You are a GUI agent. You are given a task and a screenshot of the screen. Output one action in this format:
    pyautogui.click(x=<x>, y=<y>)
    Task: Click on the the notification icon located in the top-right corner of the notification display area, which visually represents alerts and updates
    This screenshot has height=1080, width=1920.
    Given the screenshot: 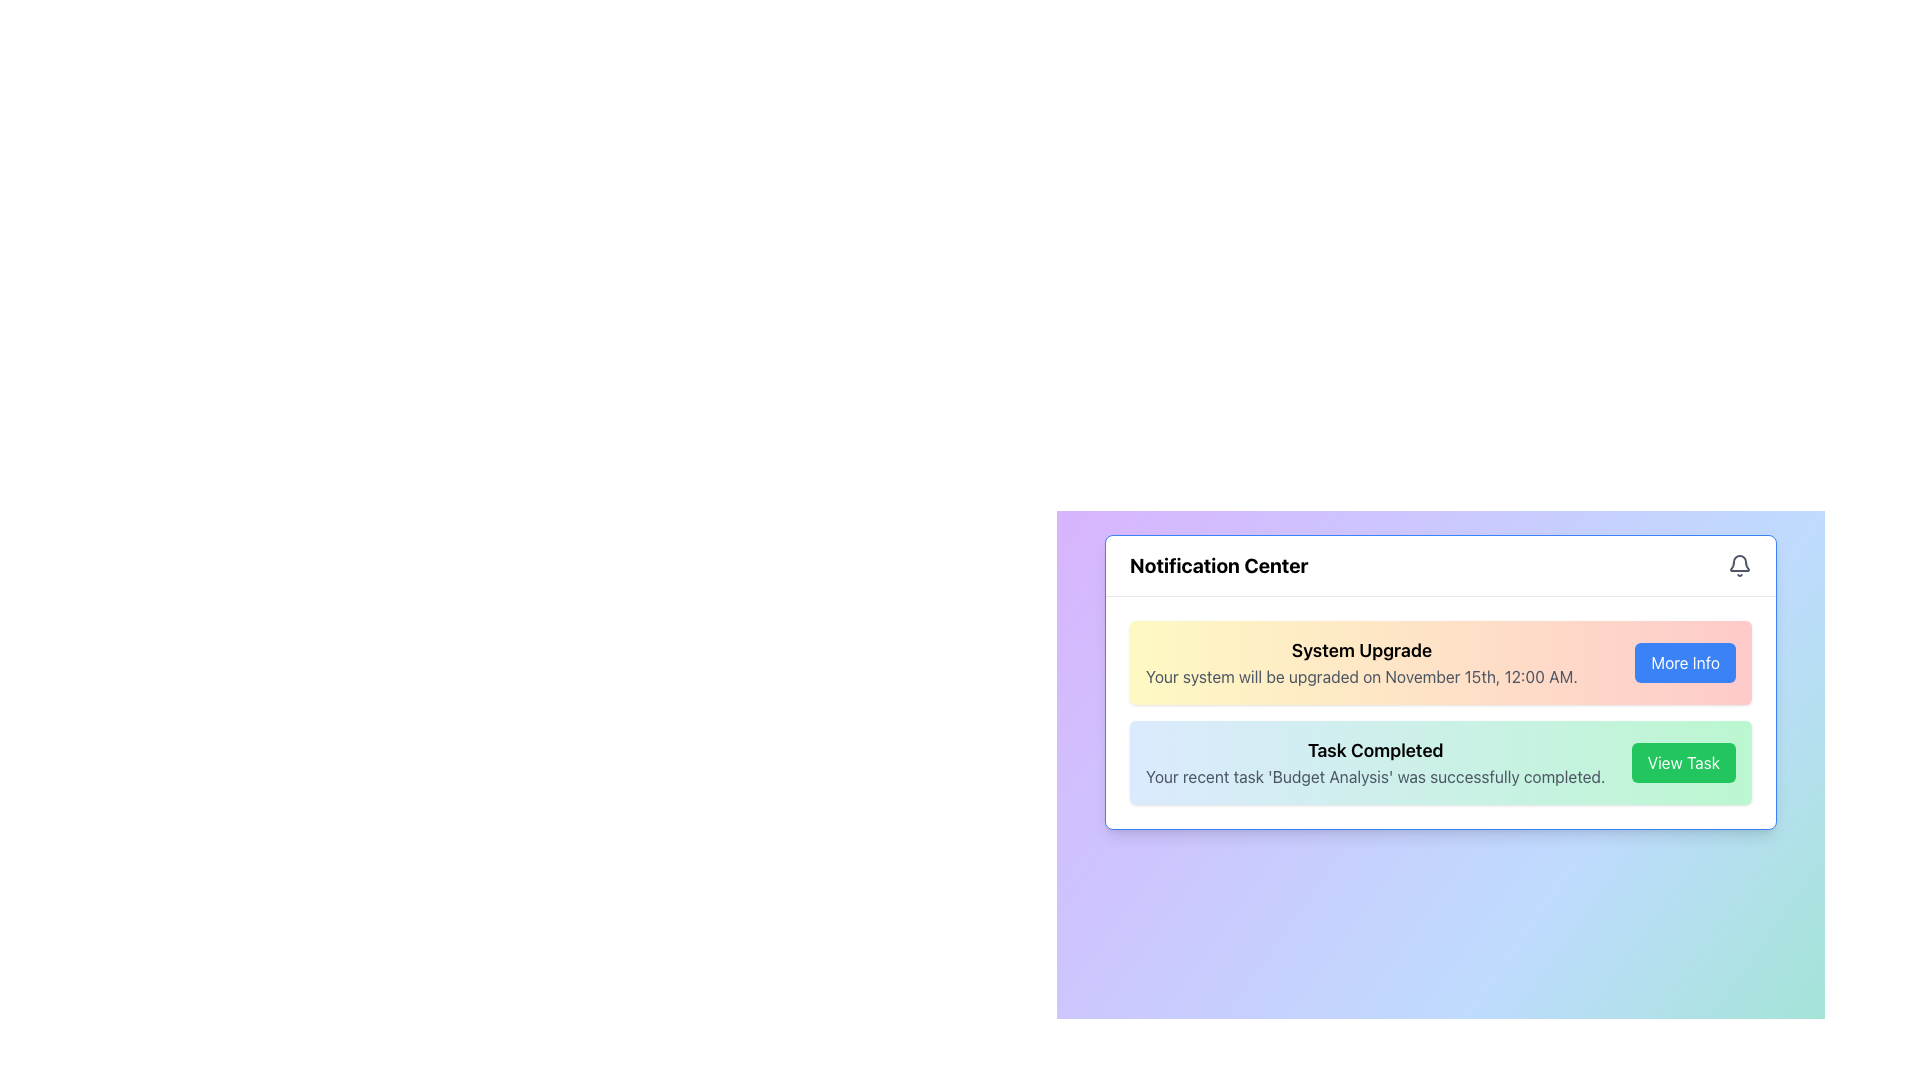 What is the action you would take?
    pyautogui.click(x=1738, y=563)
    